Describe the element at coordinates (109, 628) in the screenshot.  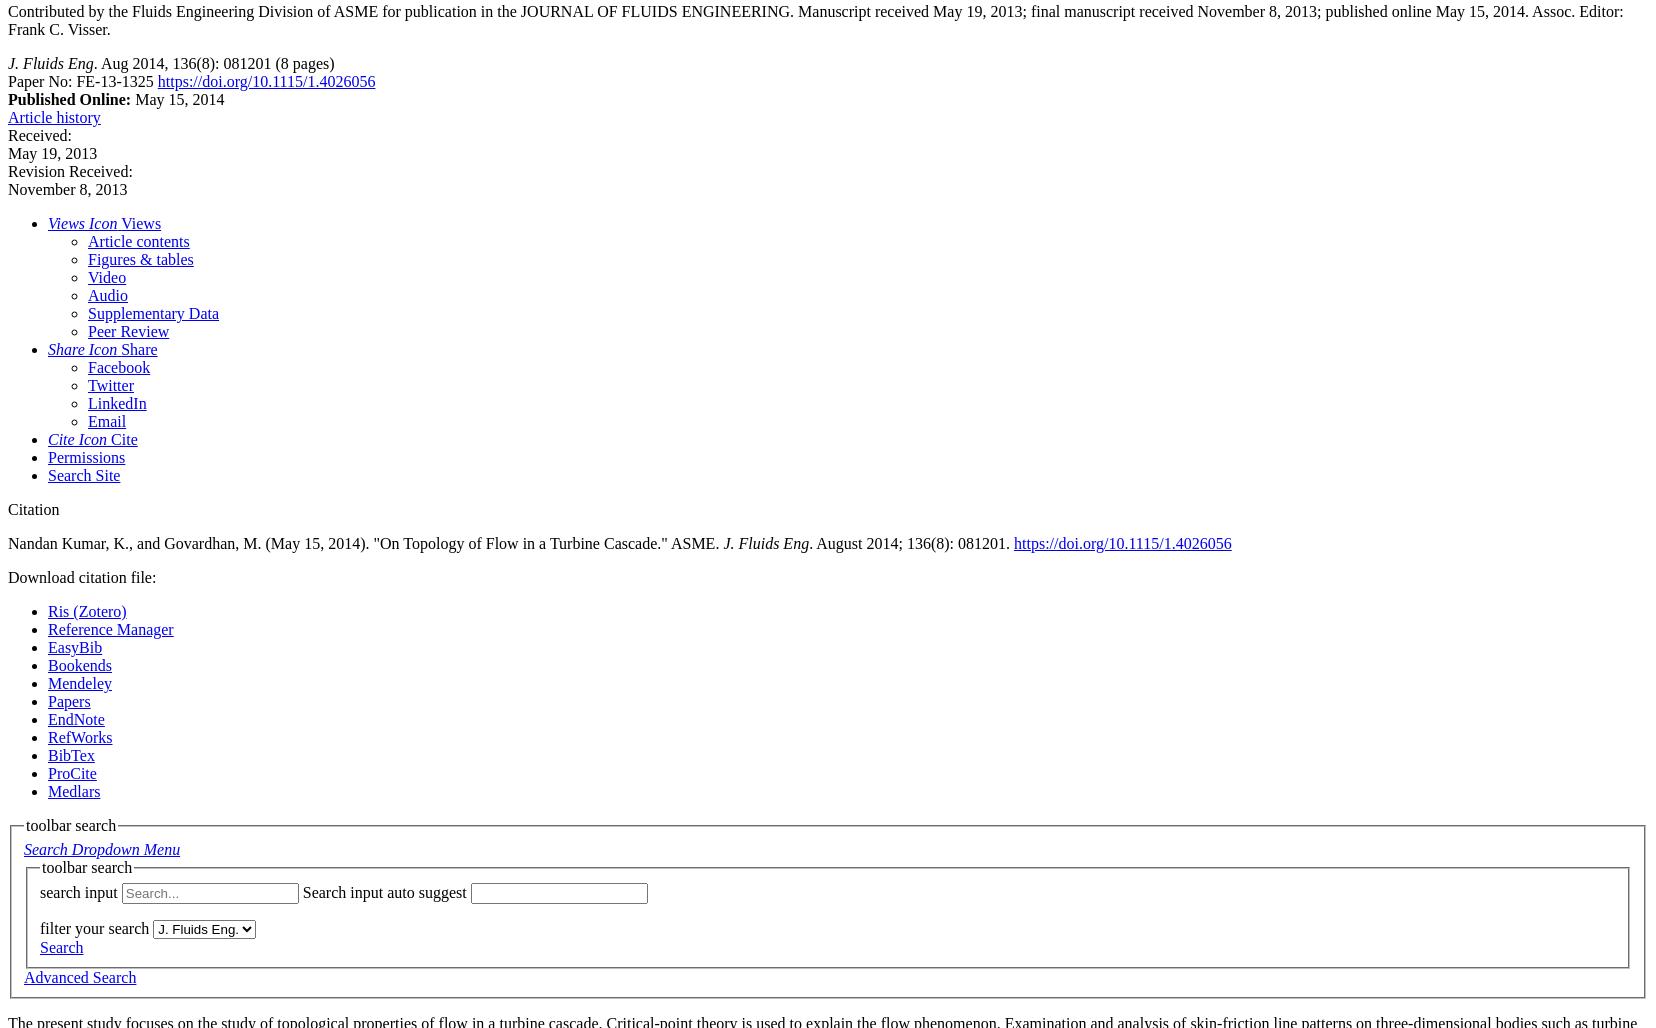
I see `'Reference Manager'` at that location.